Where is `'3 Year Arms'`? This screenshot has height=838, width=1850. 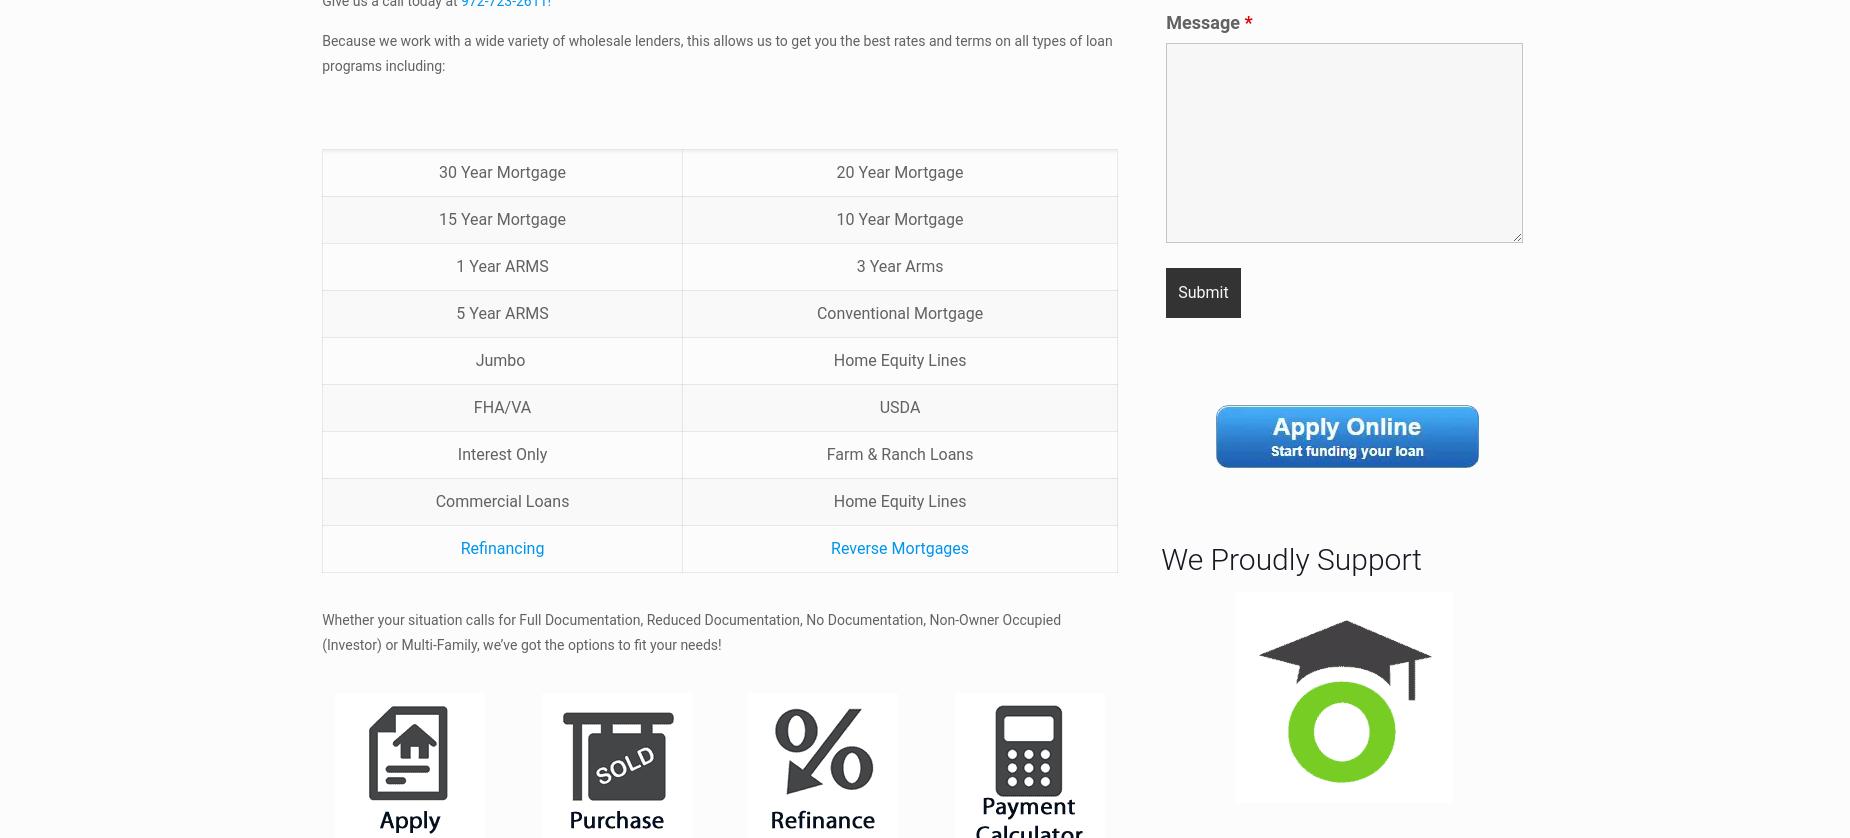
'3 Year Arms' is located at coordinates (855, 264).